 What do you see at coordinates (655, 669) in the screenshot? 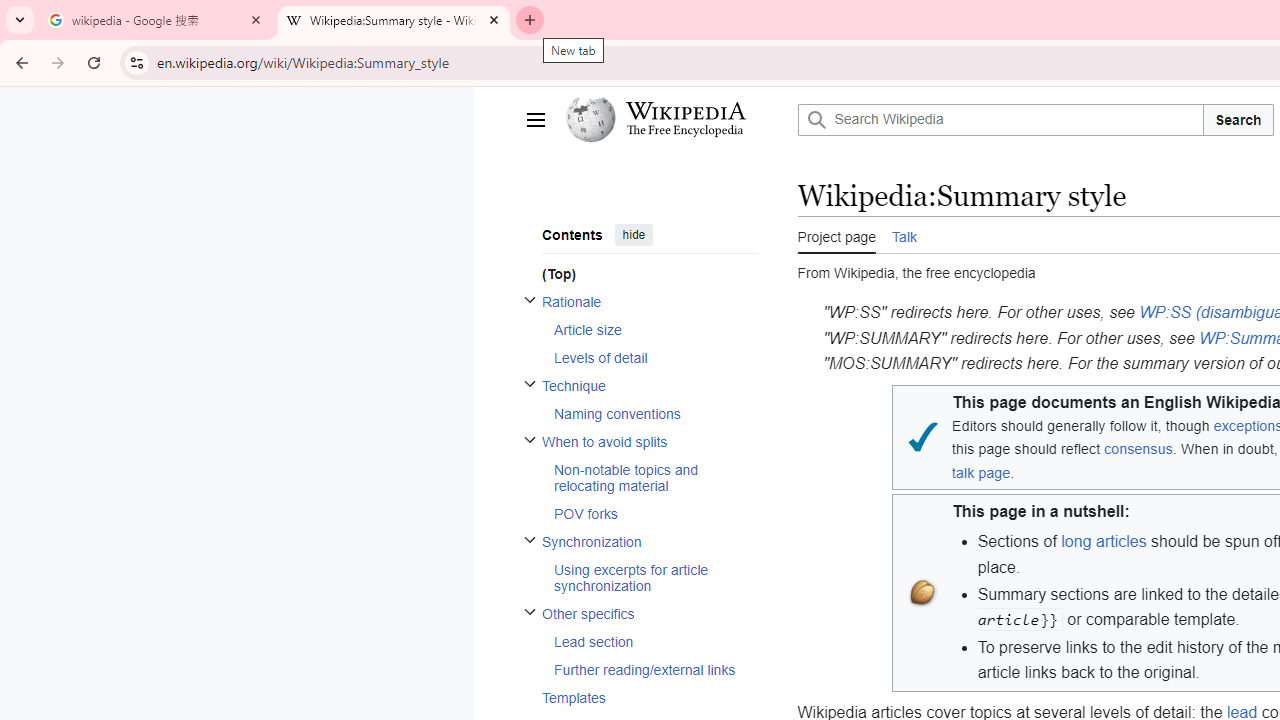
I see `'Further reading/external links'` at bounding box center [655, 669].